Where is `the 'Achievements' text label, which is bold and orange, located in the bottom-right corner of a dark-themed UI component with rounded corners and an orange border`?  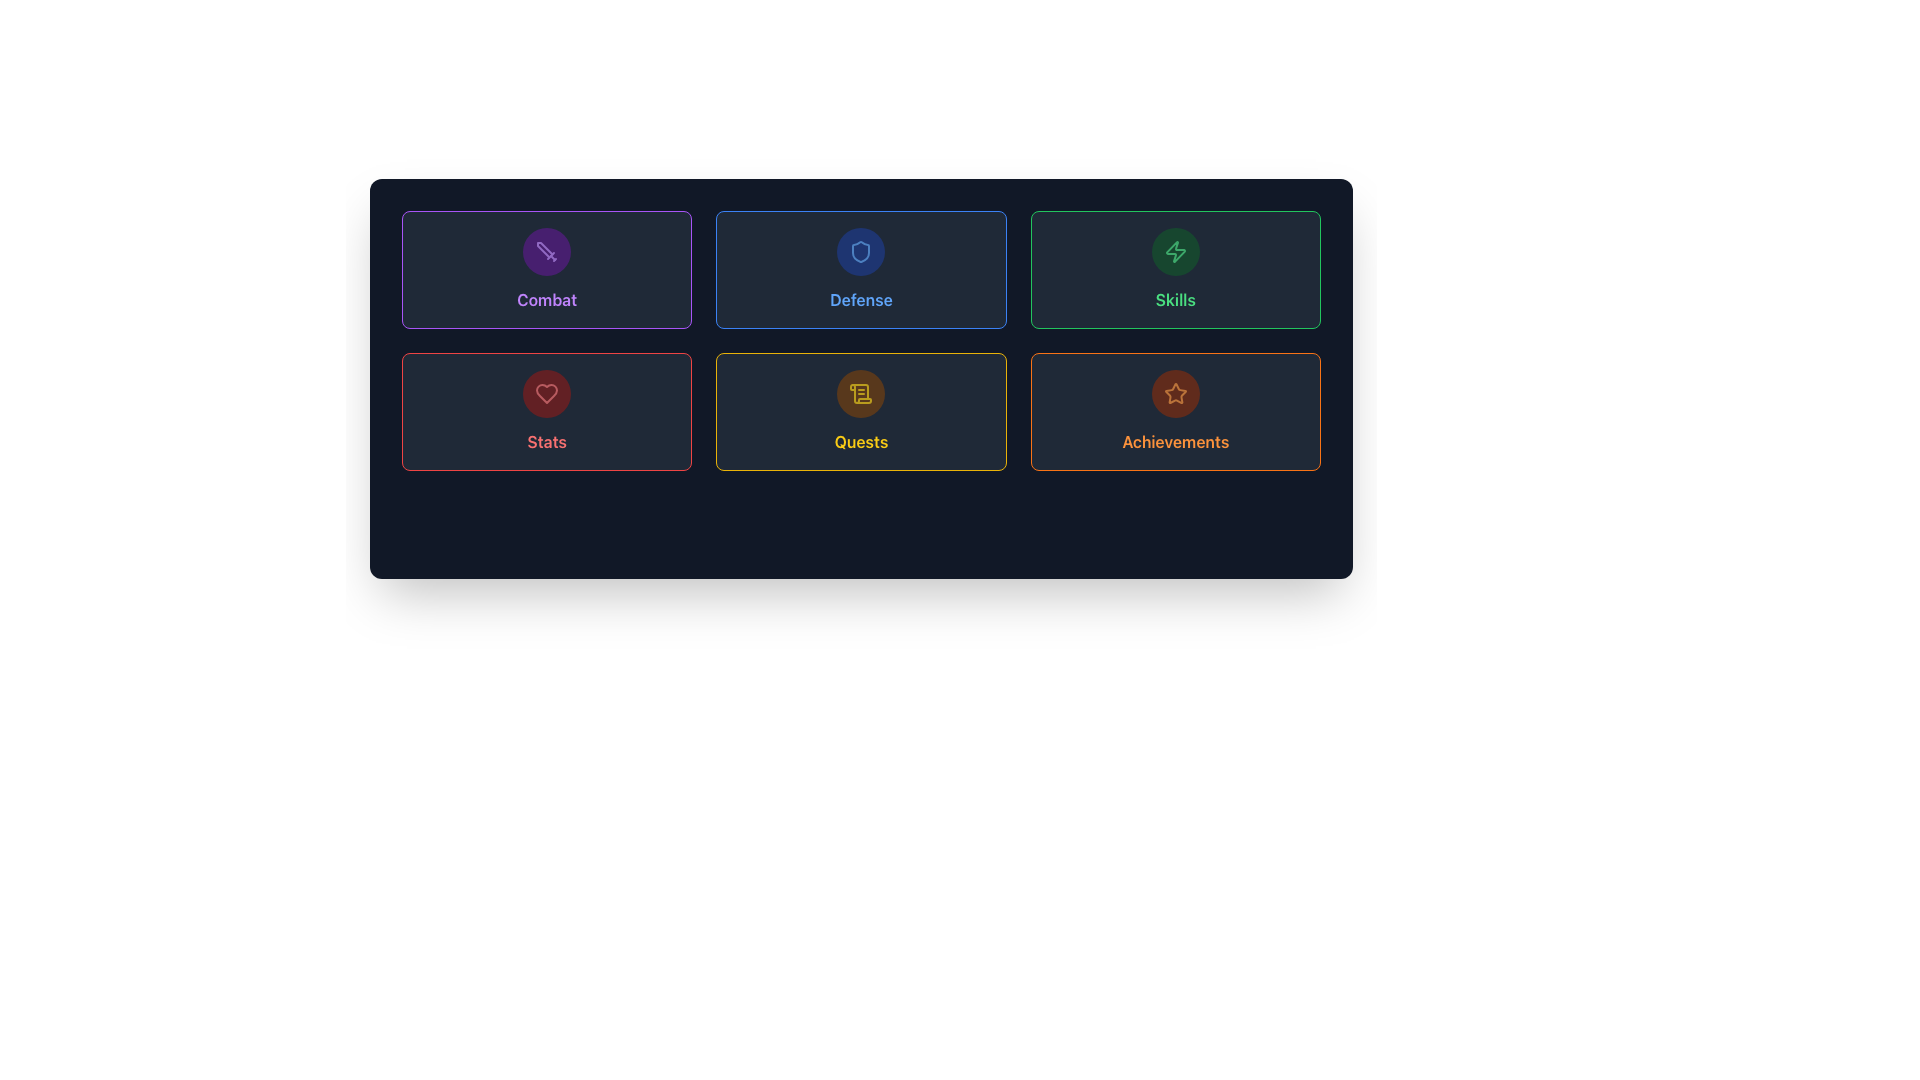 the 'Achievements' text label, which is bold and orange, located in the bottom-right corner of a dark-themed UI component with rounded corners and an orange border is located at coordinates (1175, 441).